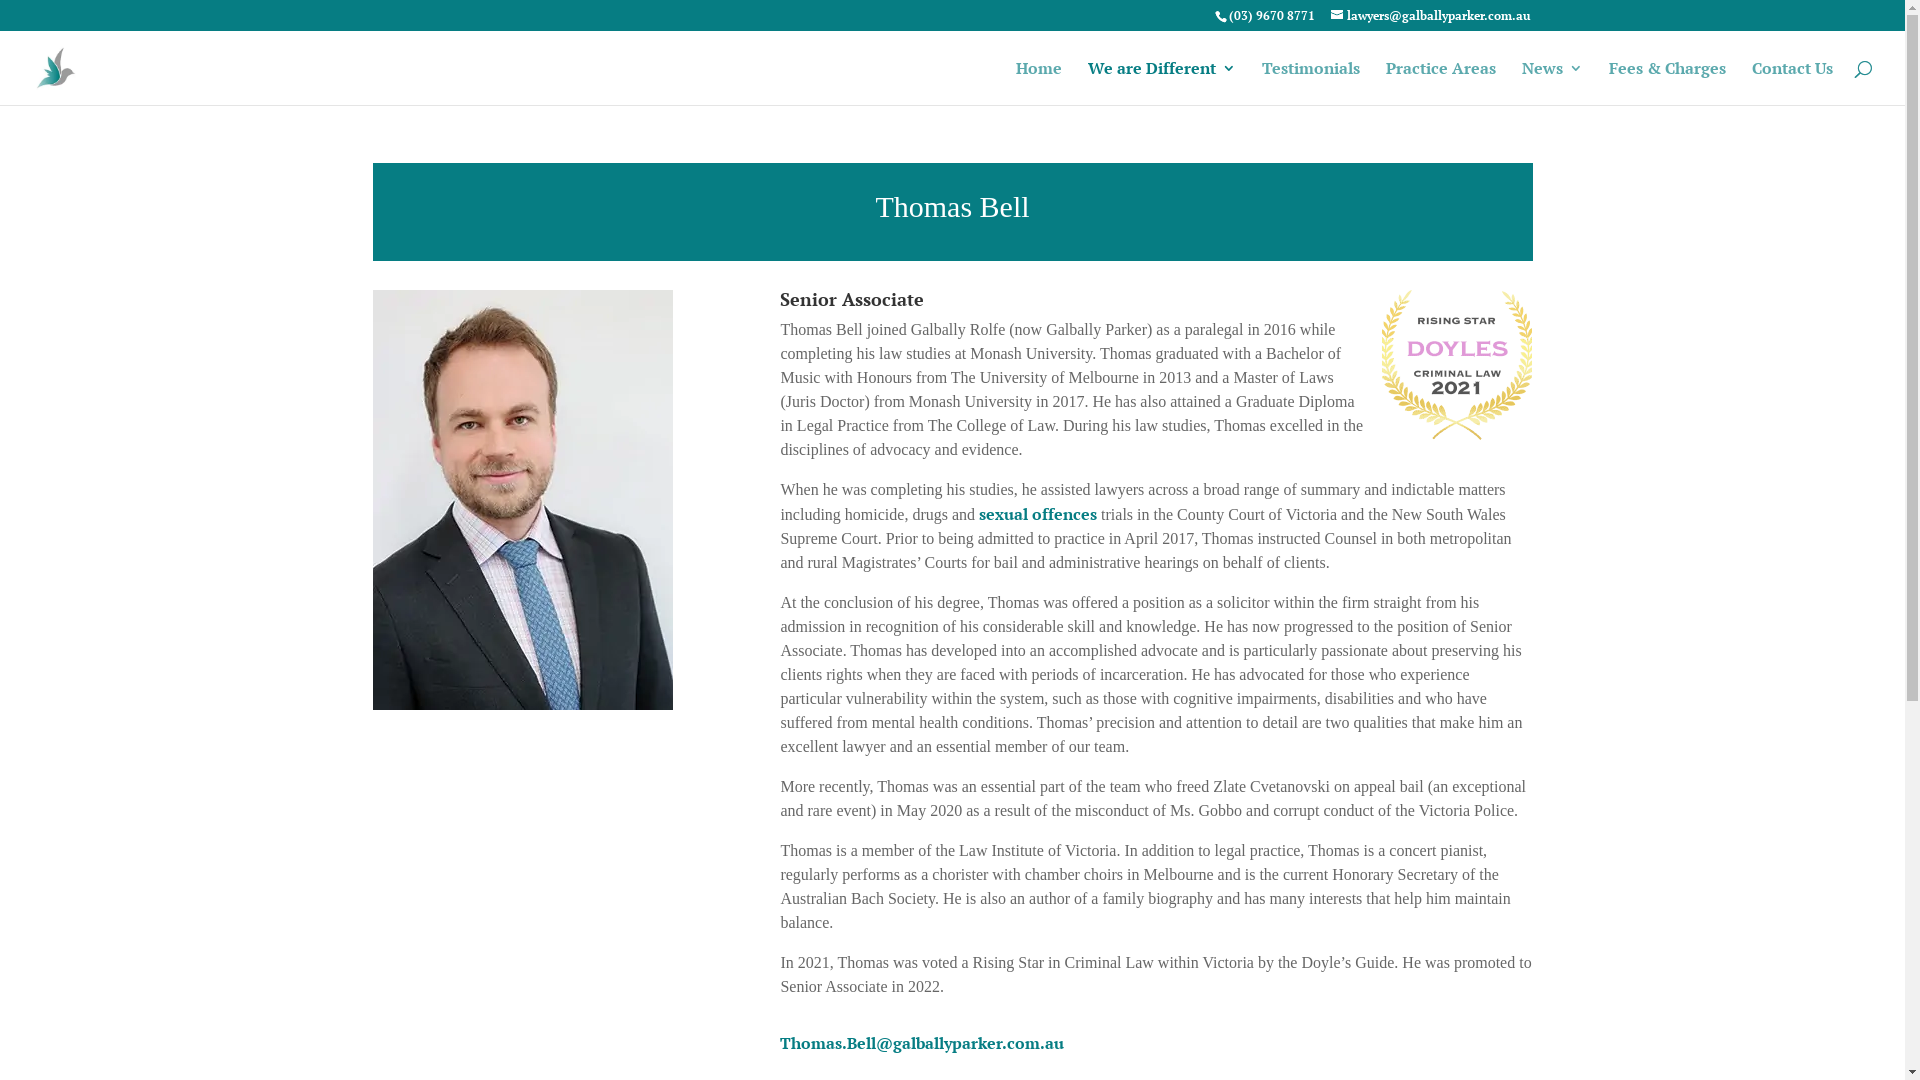 This screenshot has width=1920, height=1080. I want to click on 'We are Different', so click(1161, 82).